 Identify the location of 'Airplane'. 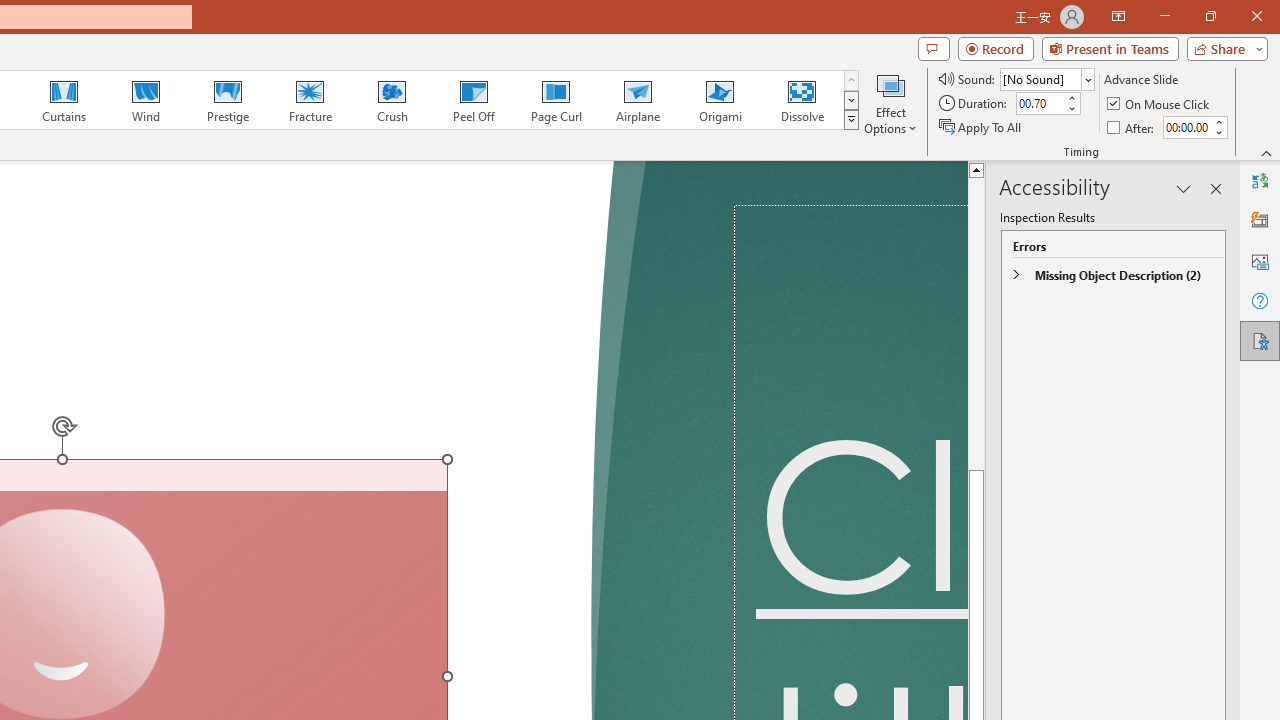
(636, 100).